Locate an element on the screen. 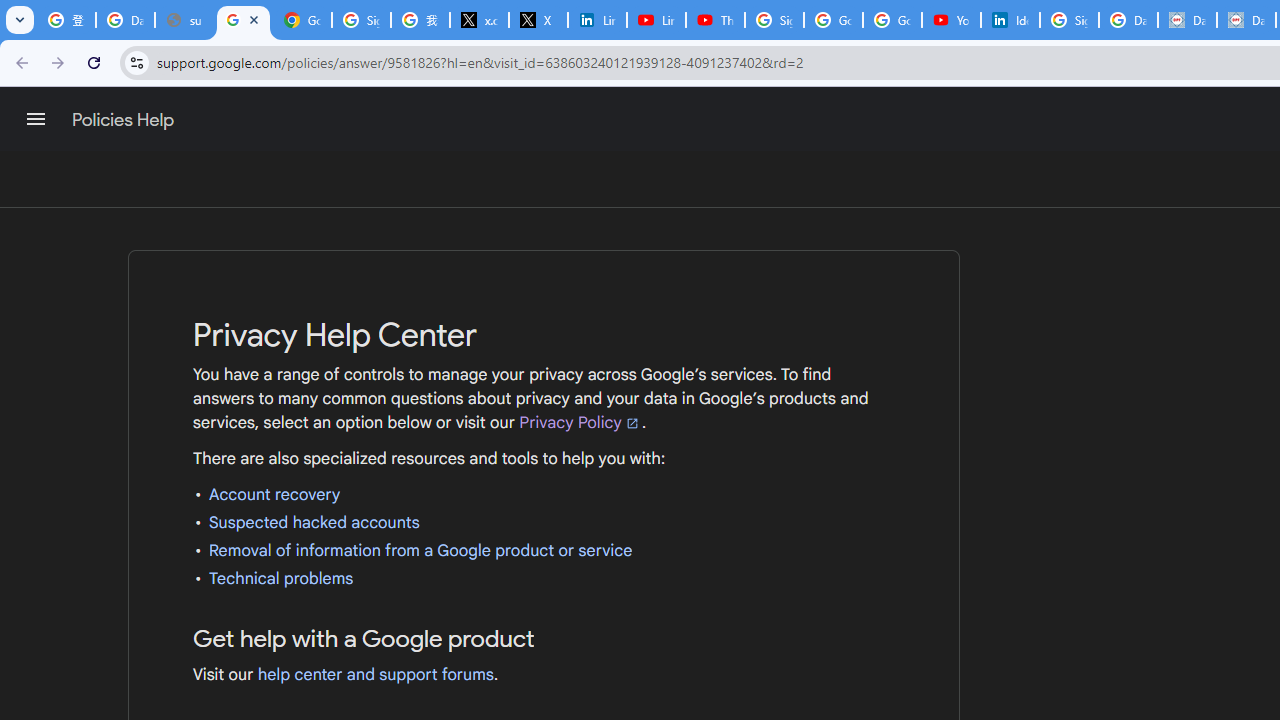  'Data Privacy Framework' is located at coordinates (1187, 20).